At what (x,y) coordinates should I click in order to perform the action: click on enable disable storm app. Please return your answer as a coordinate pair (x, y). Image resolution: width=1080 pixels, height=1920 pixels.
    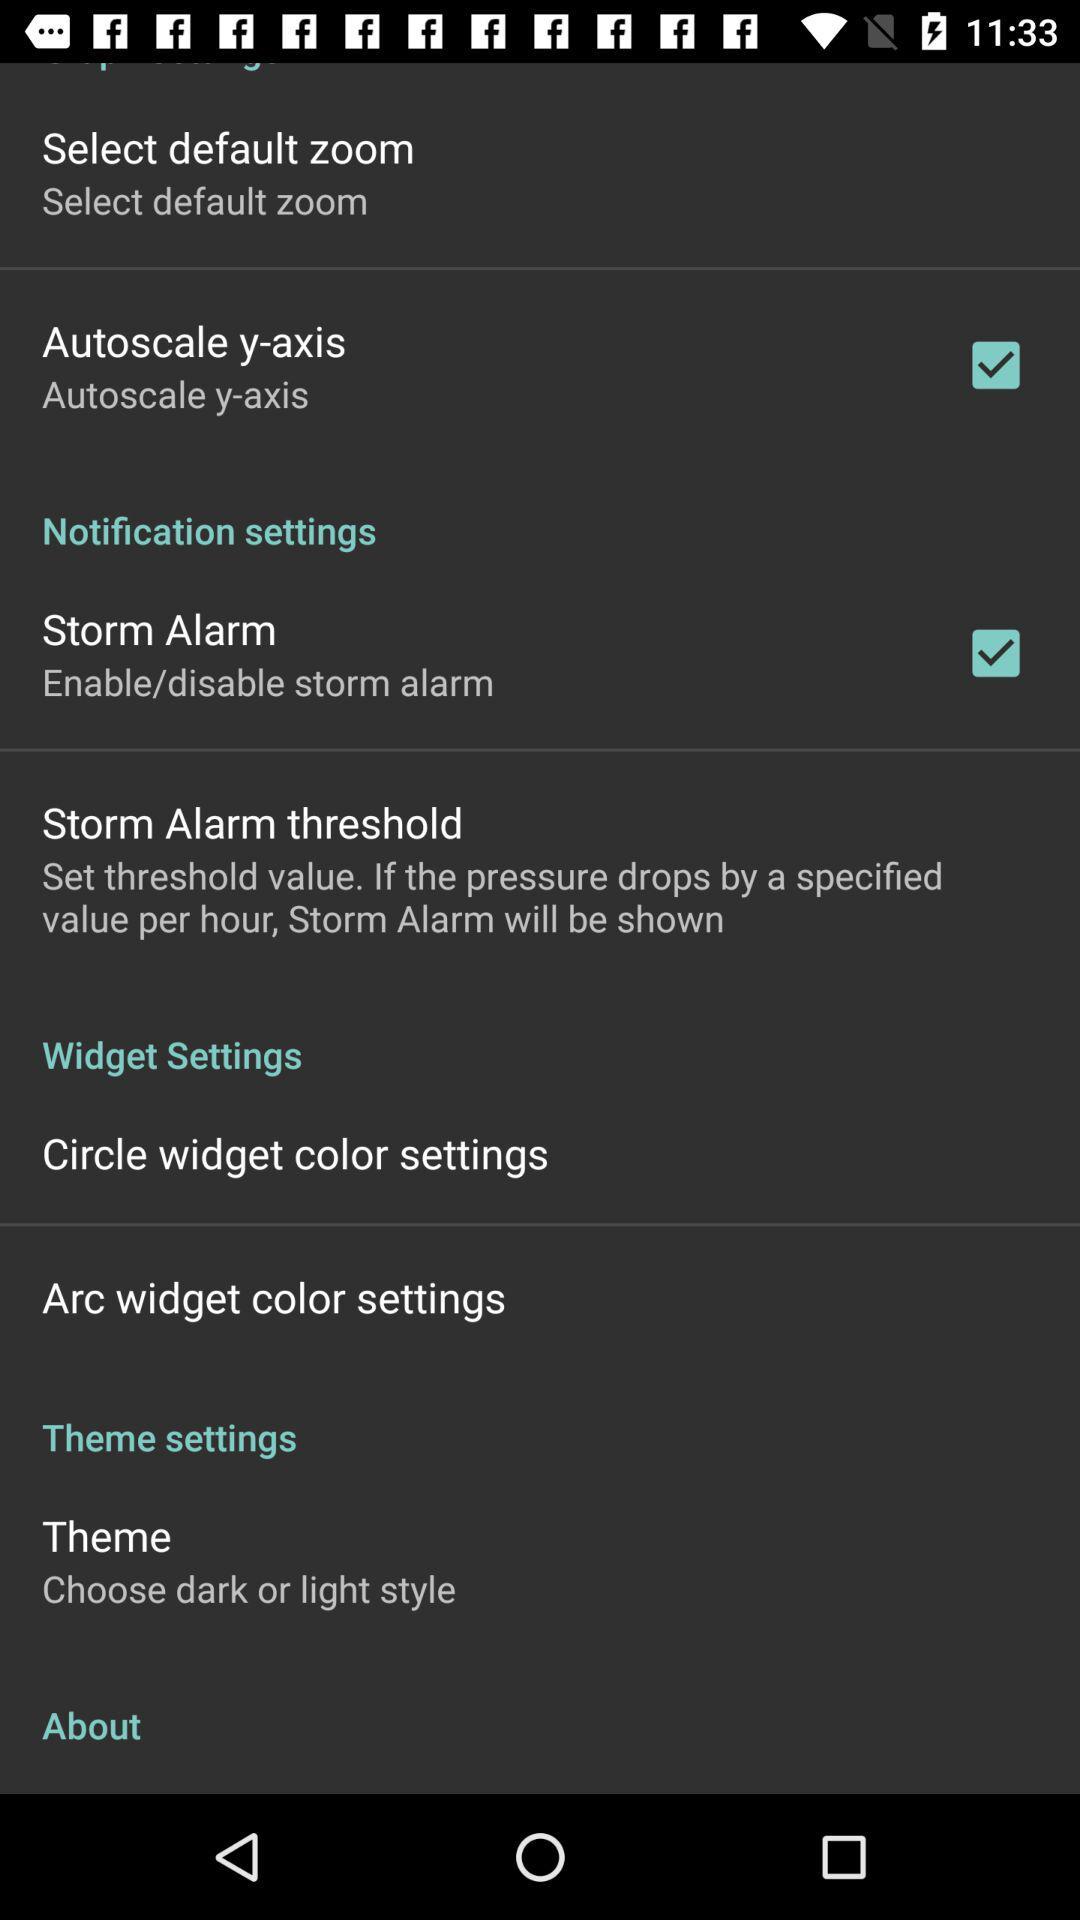
    Looking at the image, I should click on (267, 681).